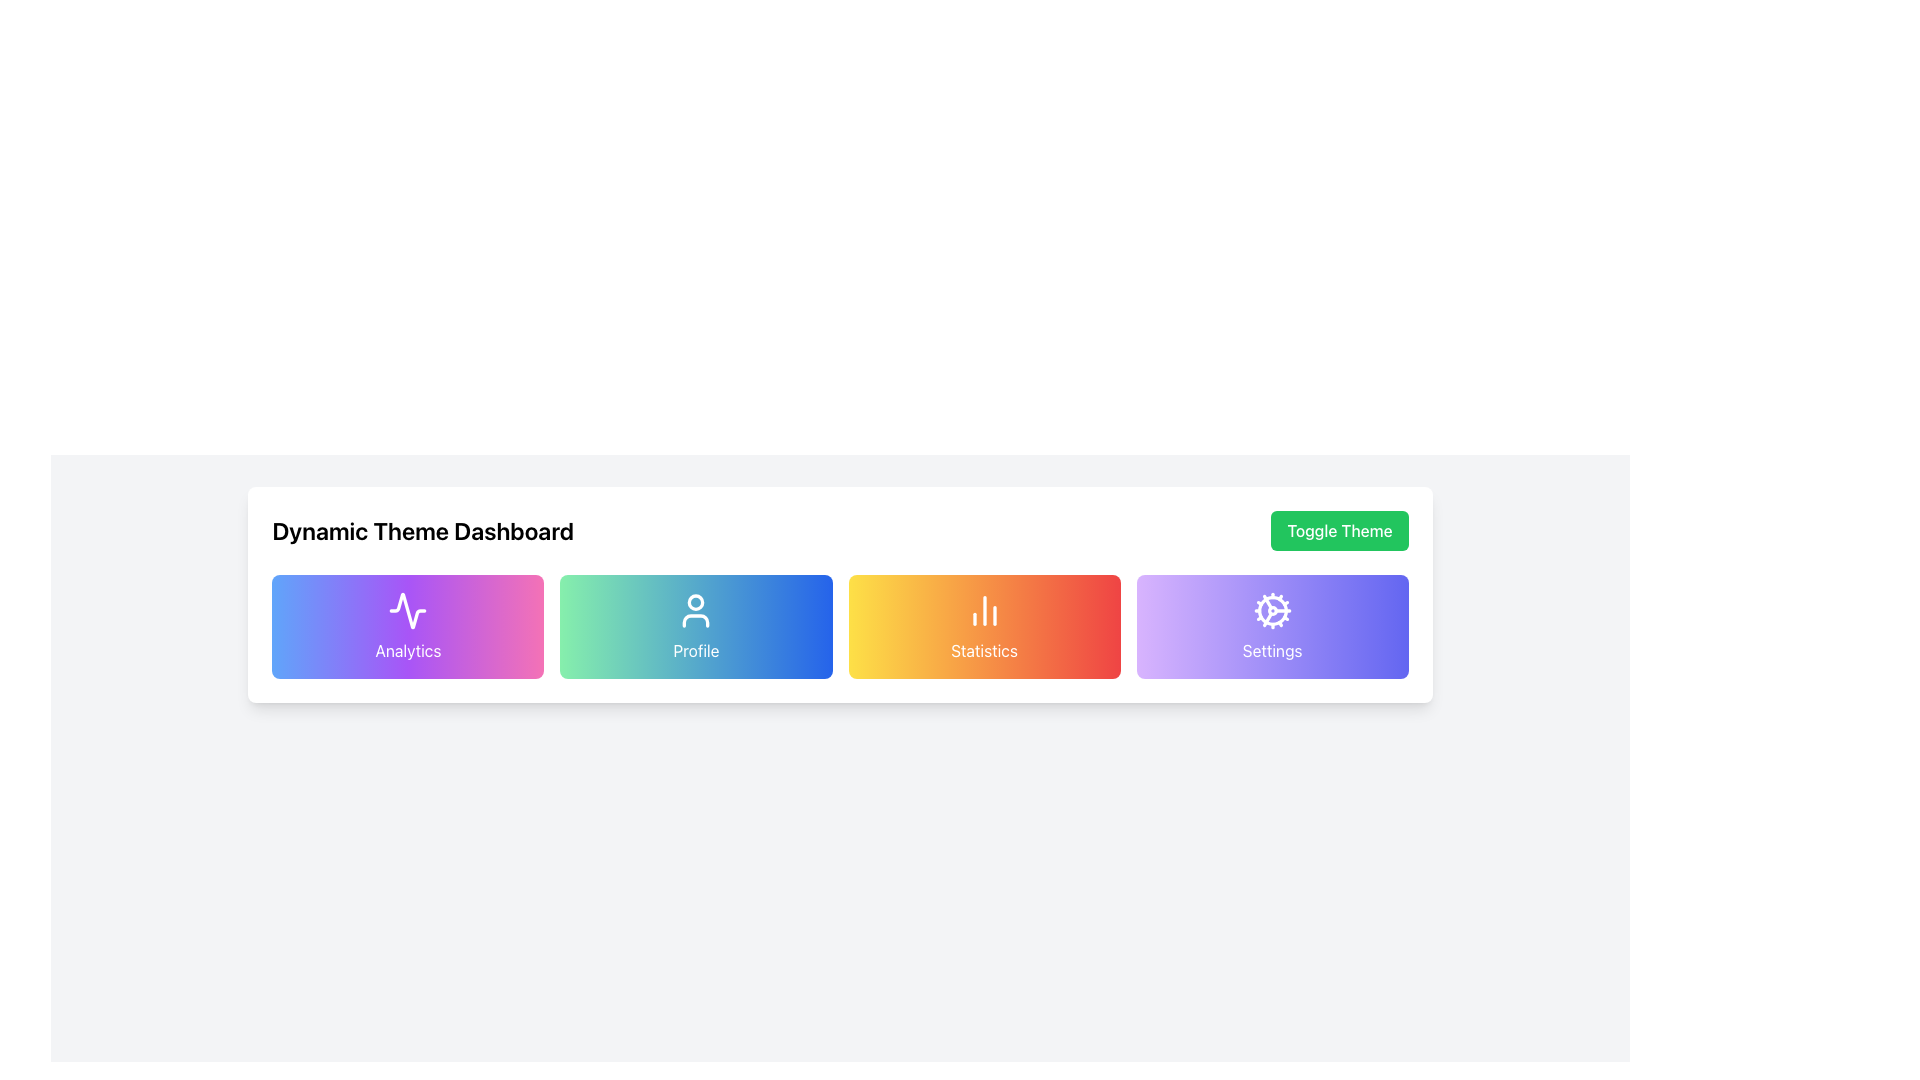 This screenshot has height=1080, width=1920. What do you see at coordinates (1271, 609) in the screenshot?
I see `the cogwheel icon located in the rightmost position of the 'Settings' card` at bounding box center [1271, 609].